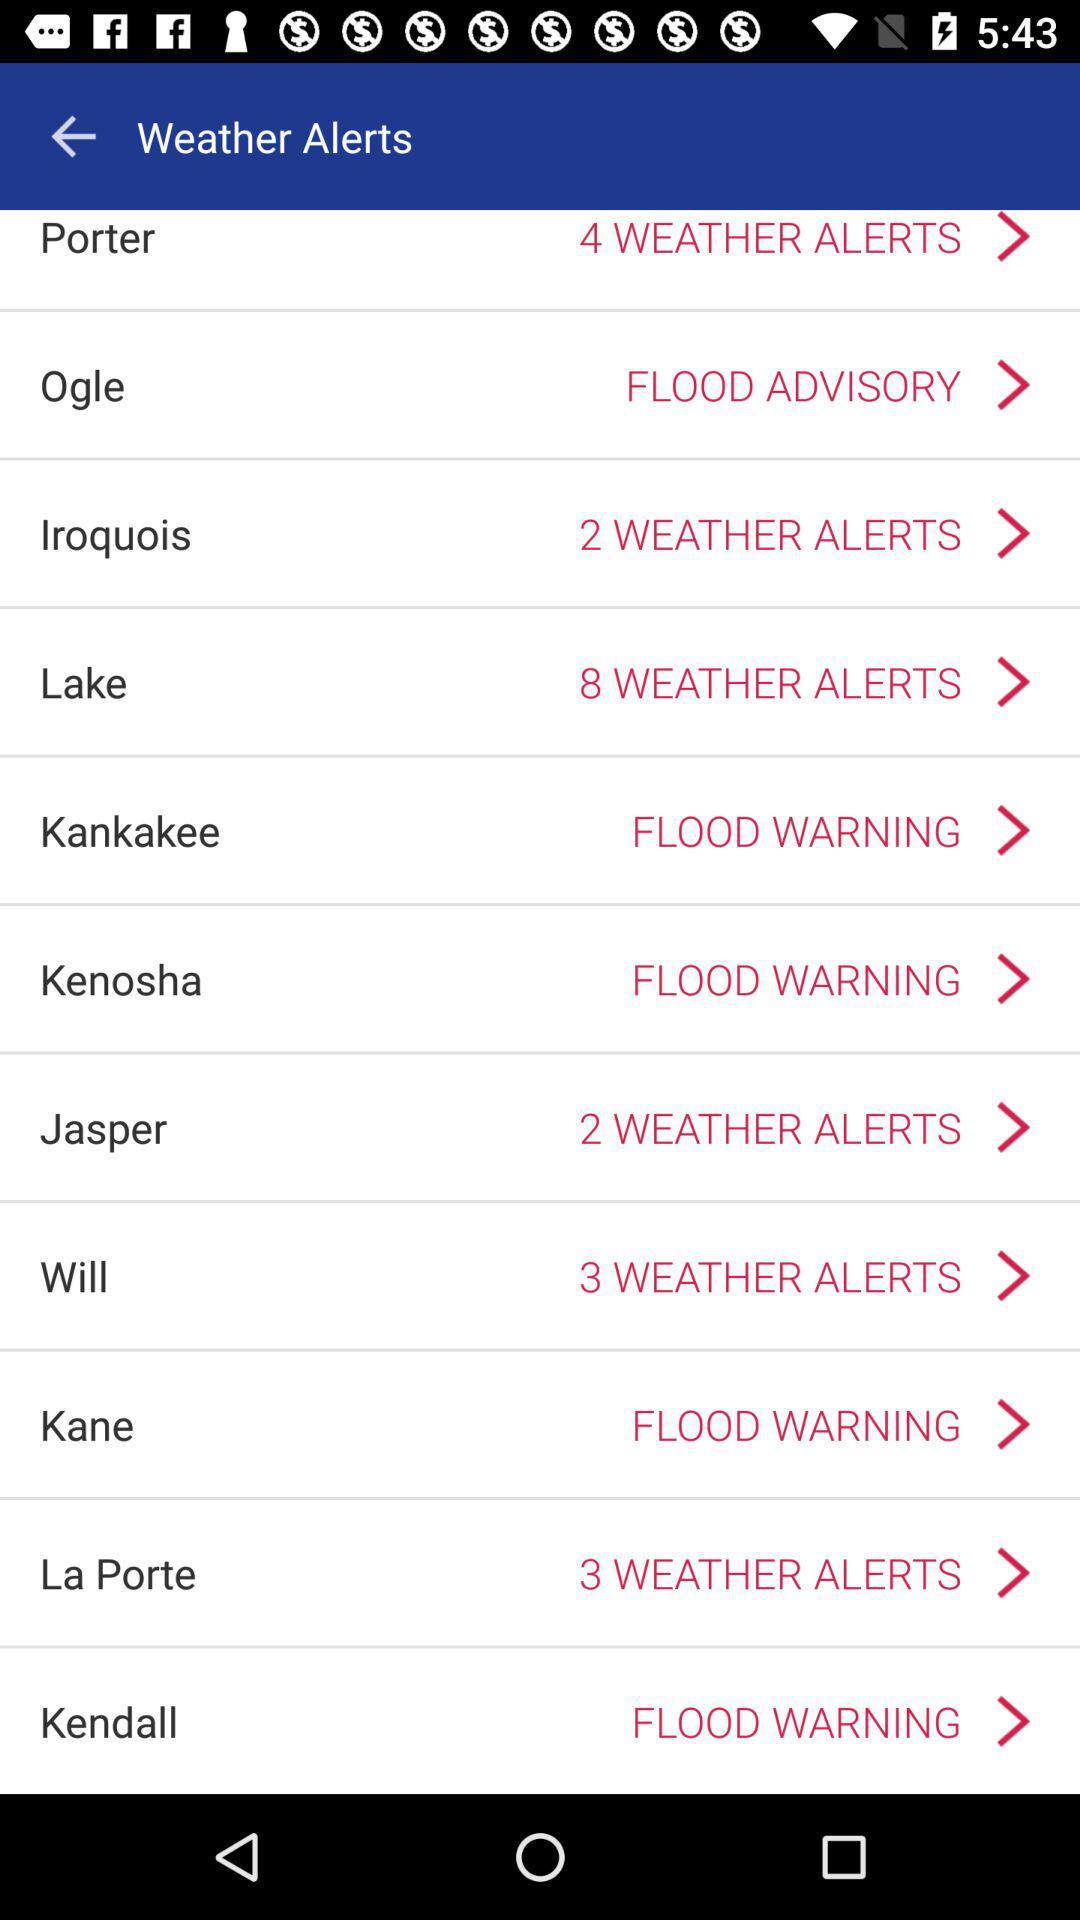  I want to click on the app to the left of weather alerts icon, so click(72, 135).